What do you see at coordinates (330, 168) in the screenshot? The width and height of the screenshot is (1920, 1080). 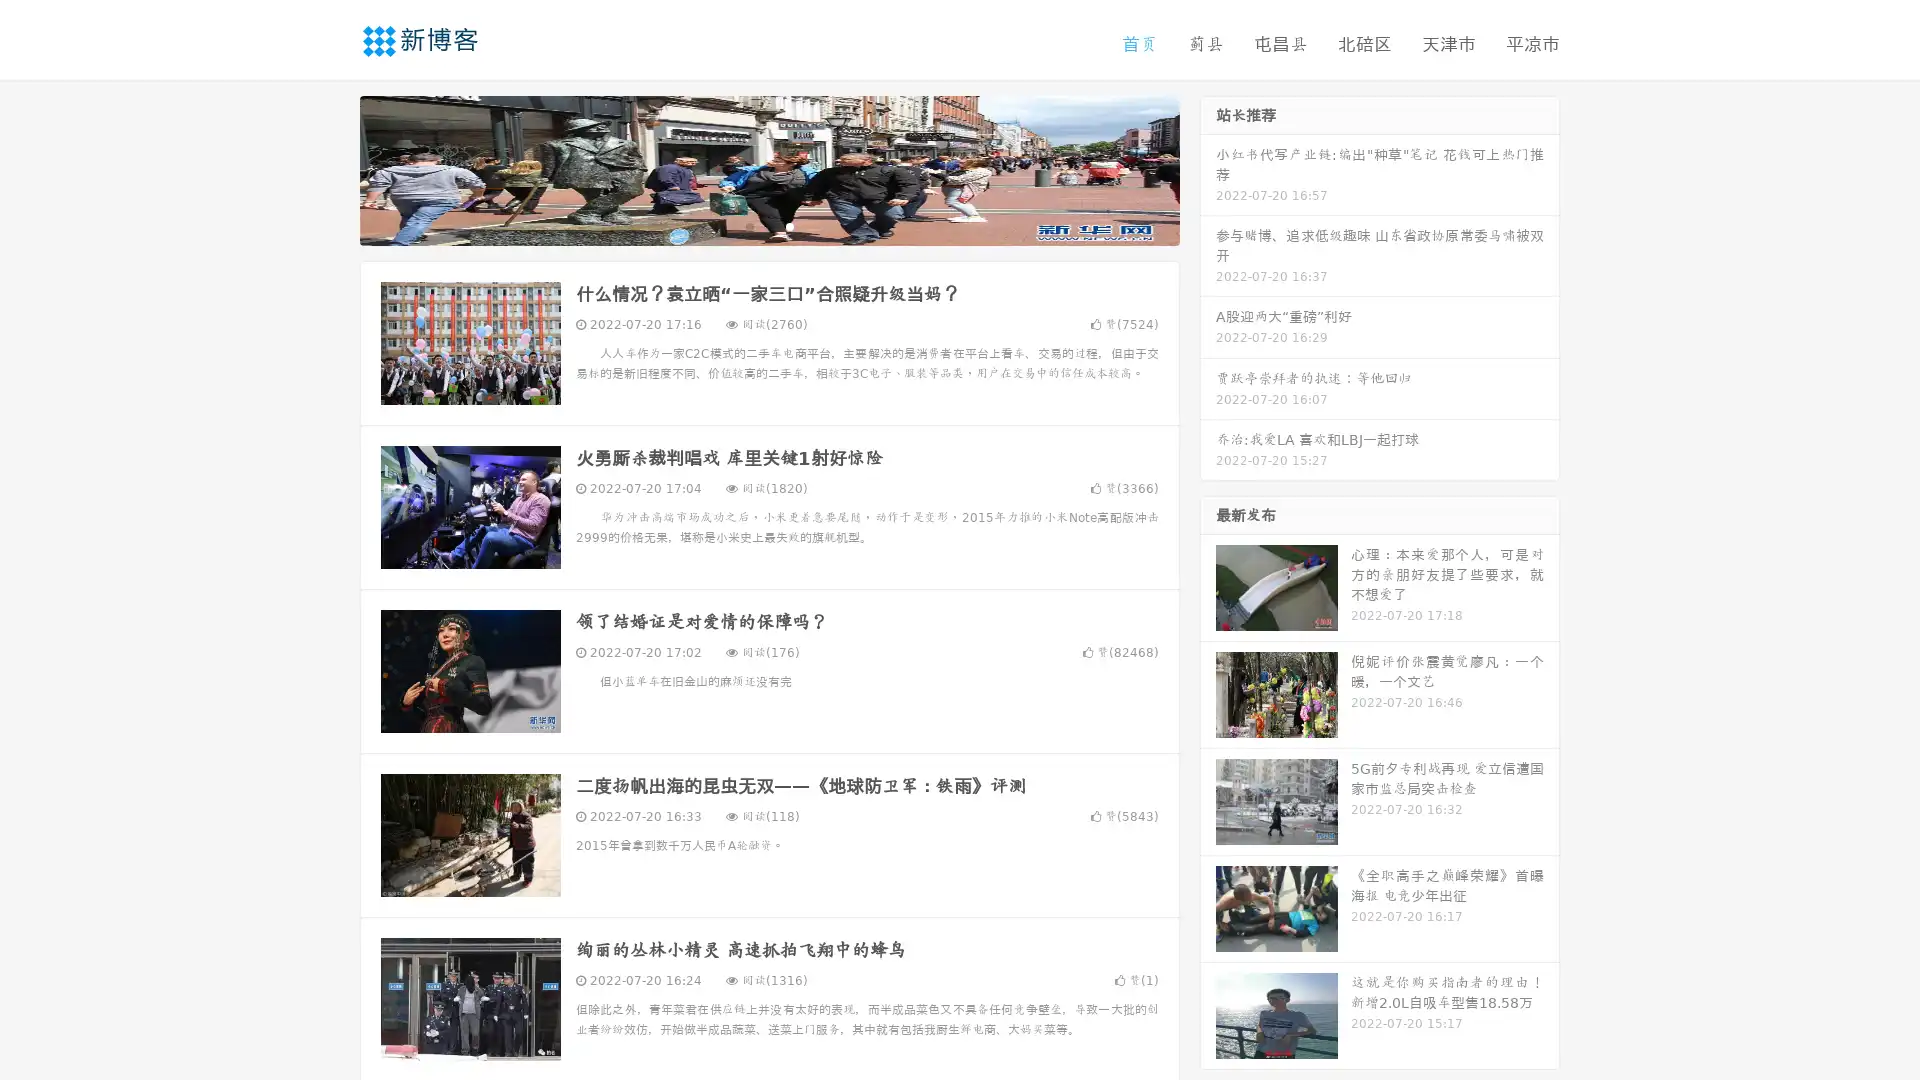 I see `Previous slide` at bounding box center [330, 168].